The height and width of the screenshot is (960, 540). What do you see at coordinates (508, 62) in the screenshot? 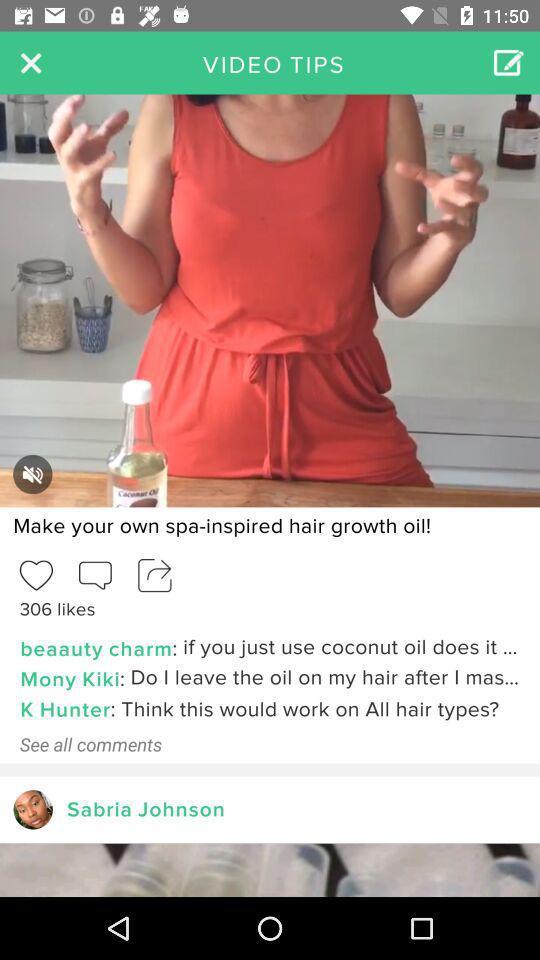
I see `the edit icon` at bounding box center [508, 62].